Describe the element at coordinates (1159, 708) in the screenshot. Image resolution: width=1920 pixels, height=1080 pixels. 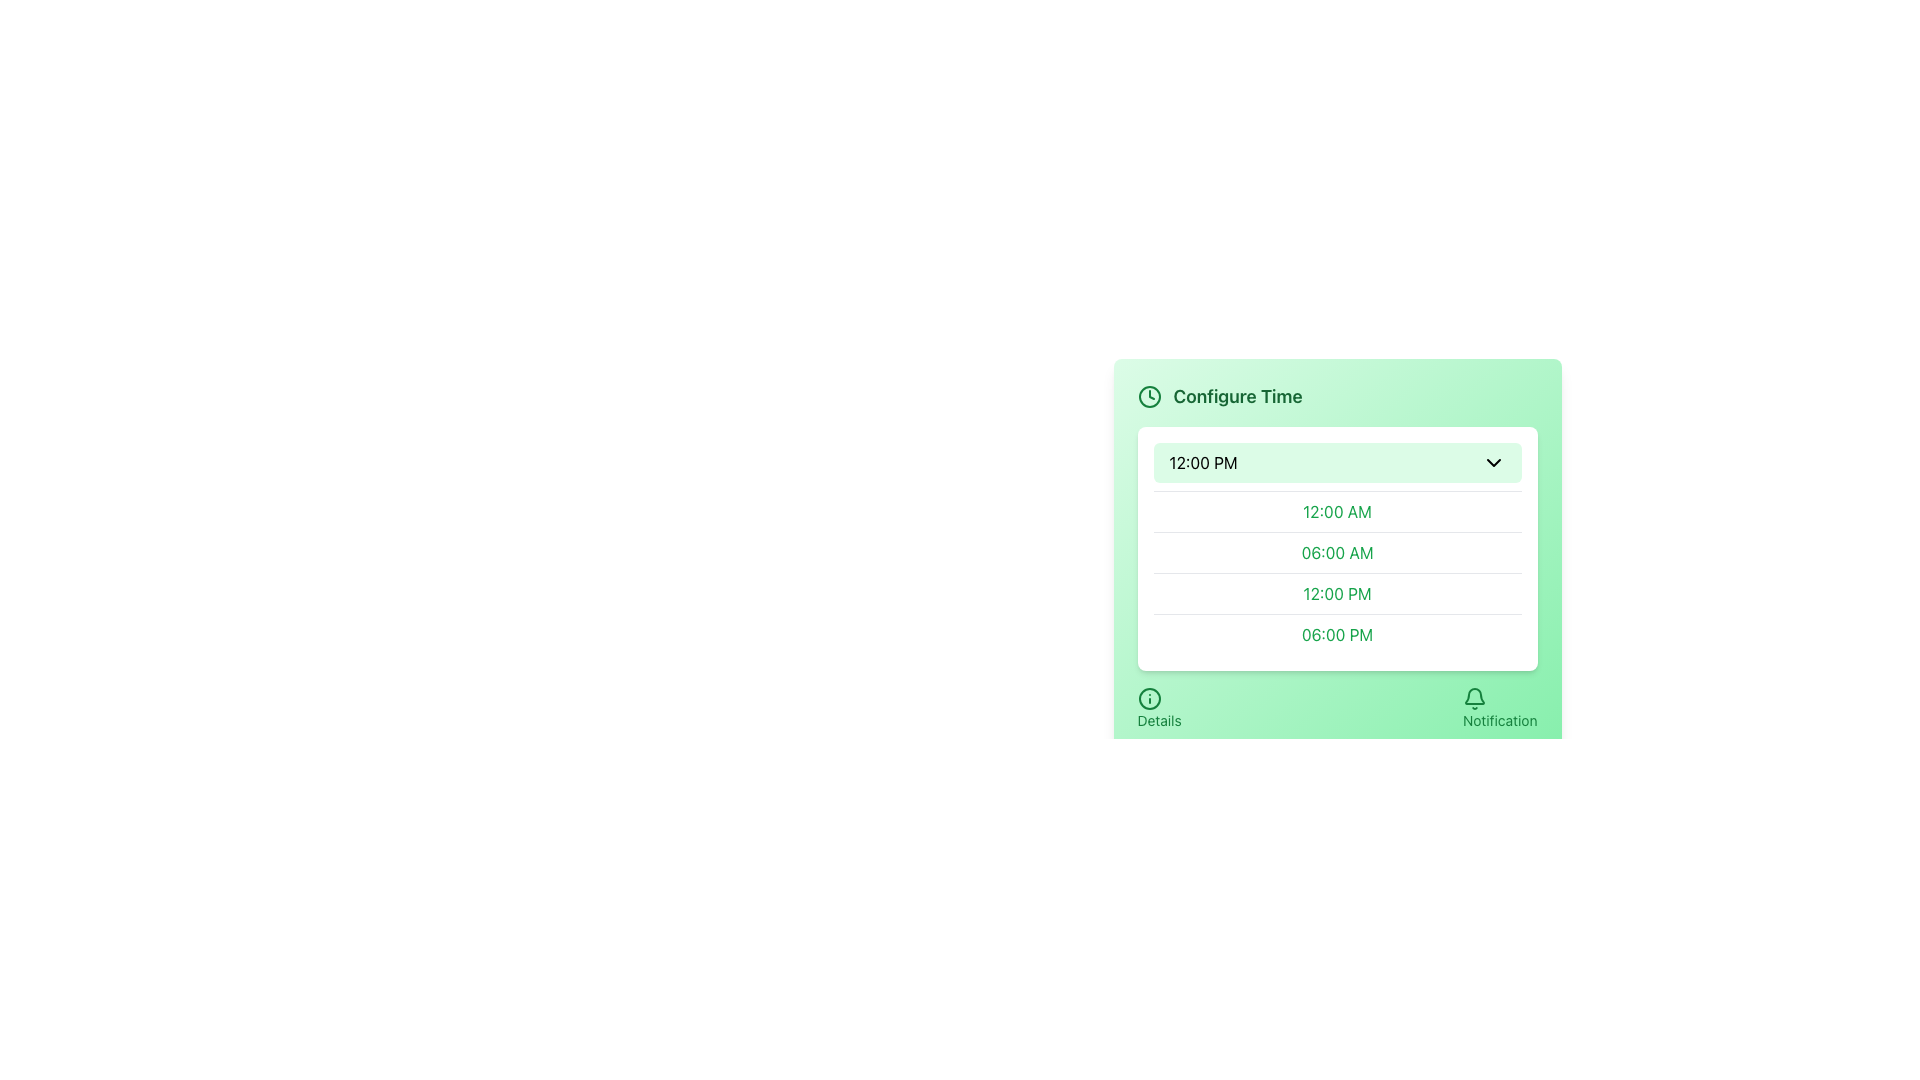
I see `the Information Button located at the lower-left corner of a light green panel` at that location.